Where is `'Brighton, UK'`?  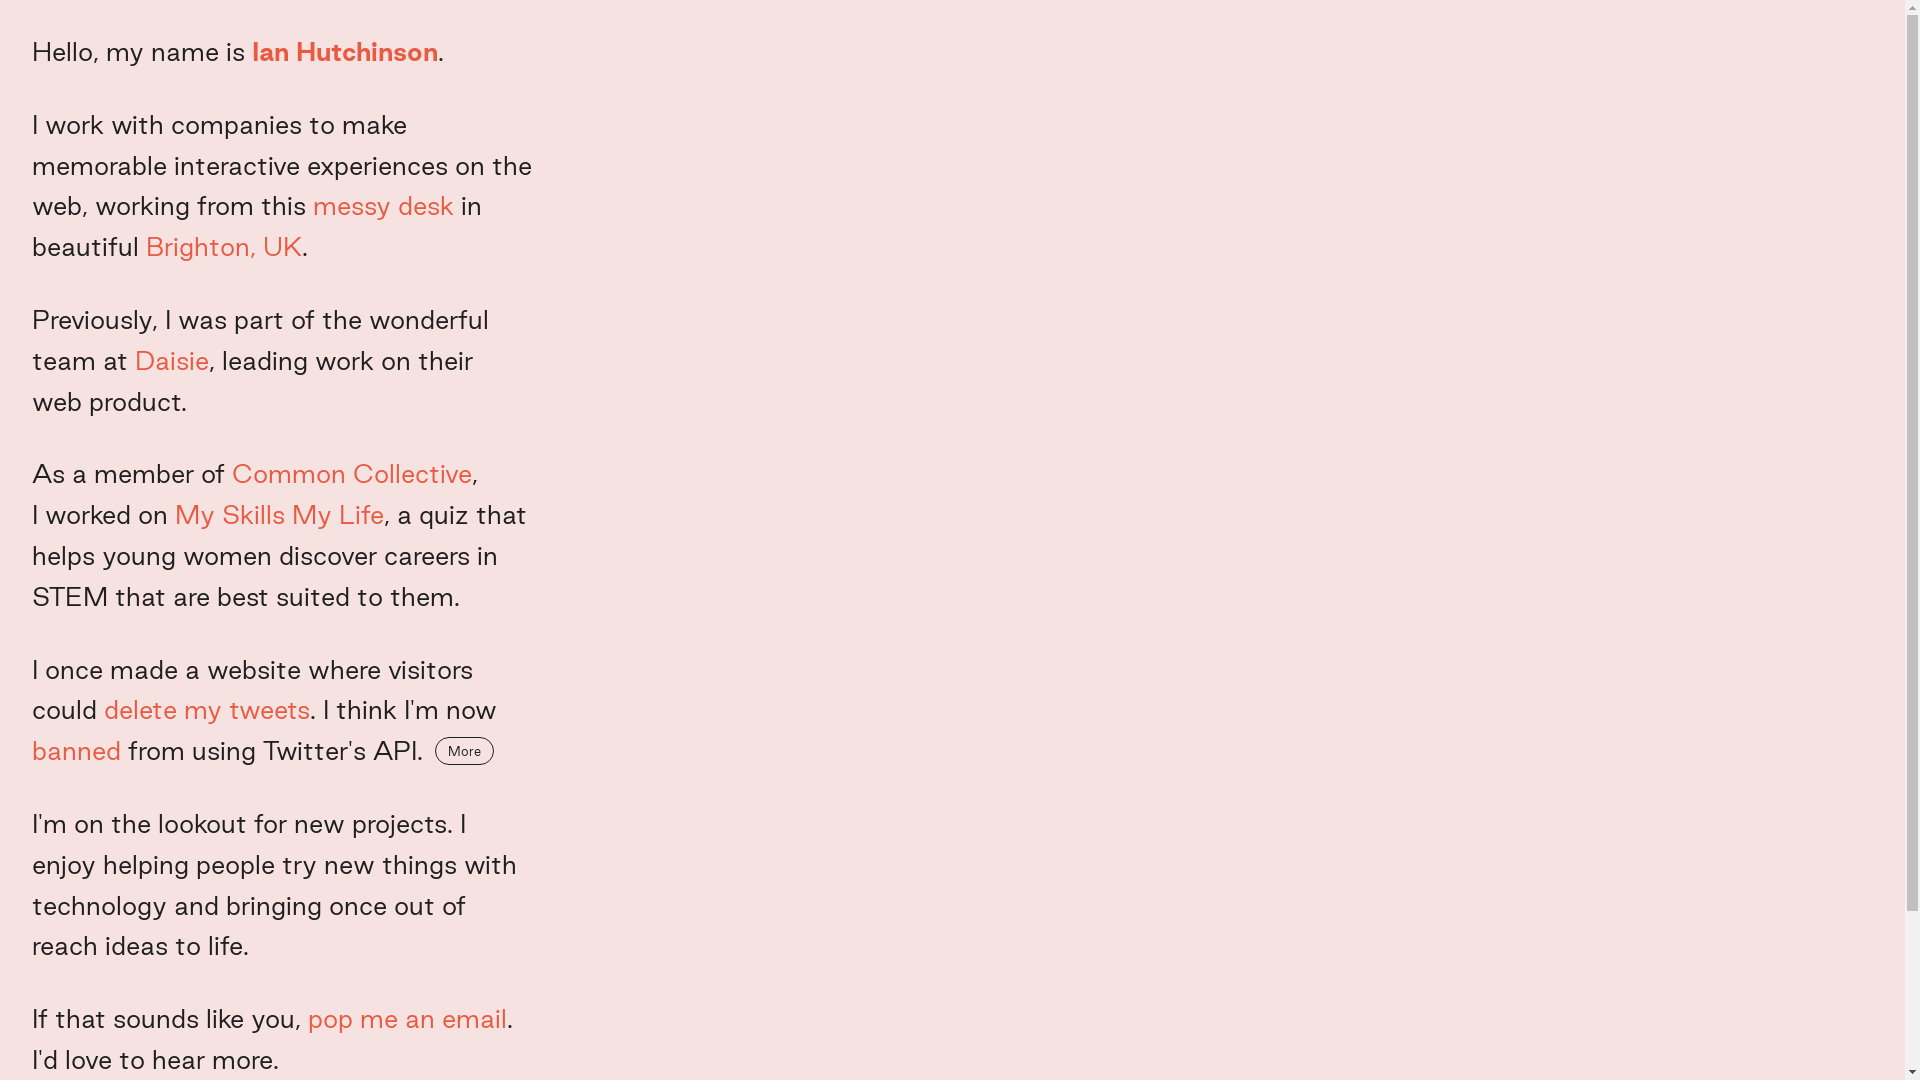 'Brighton, UK' is located at coordinates (144, 245).